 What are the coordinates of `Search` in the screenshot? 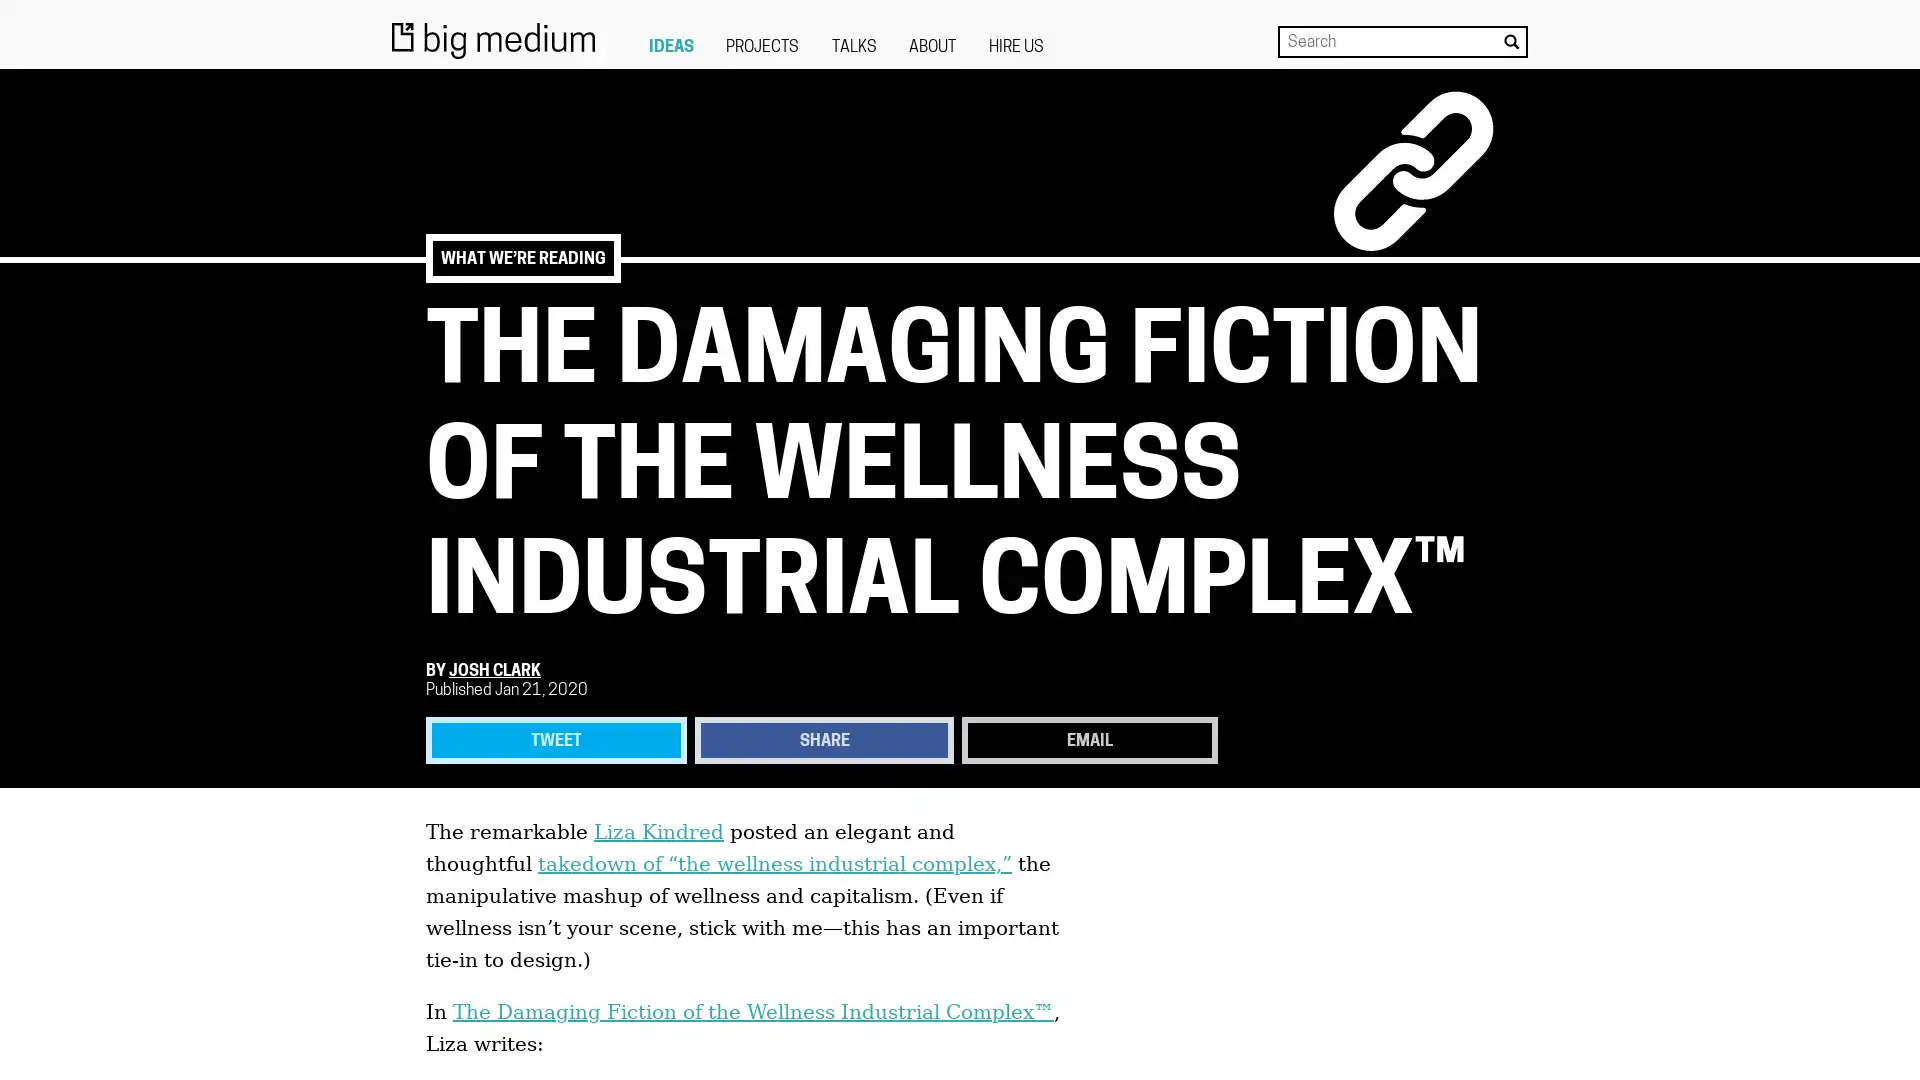 It's located at (1511, 41).